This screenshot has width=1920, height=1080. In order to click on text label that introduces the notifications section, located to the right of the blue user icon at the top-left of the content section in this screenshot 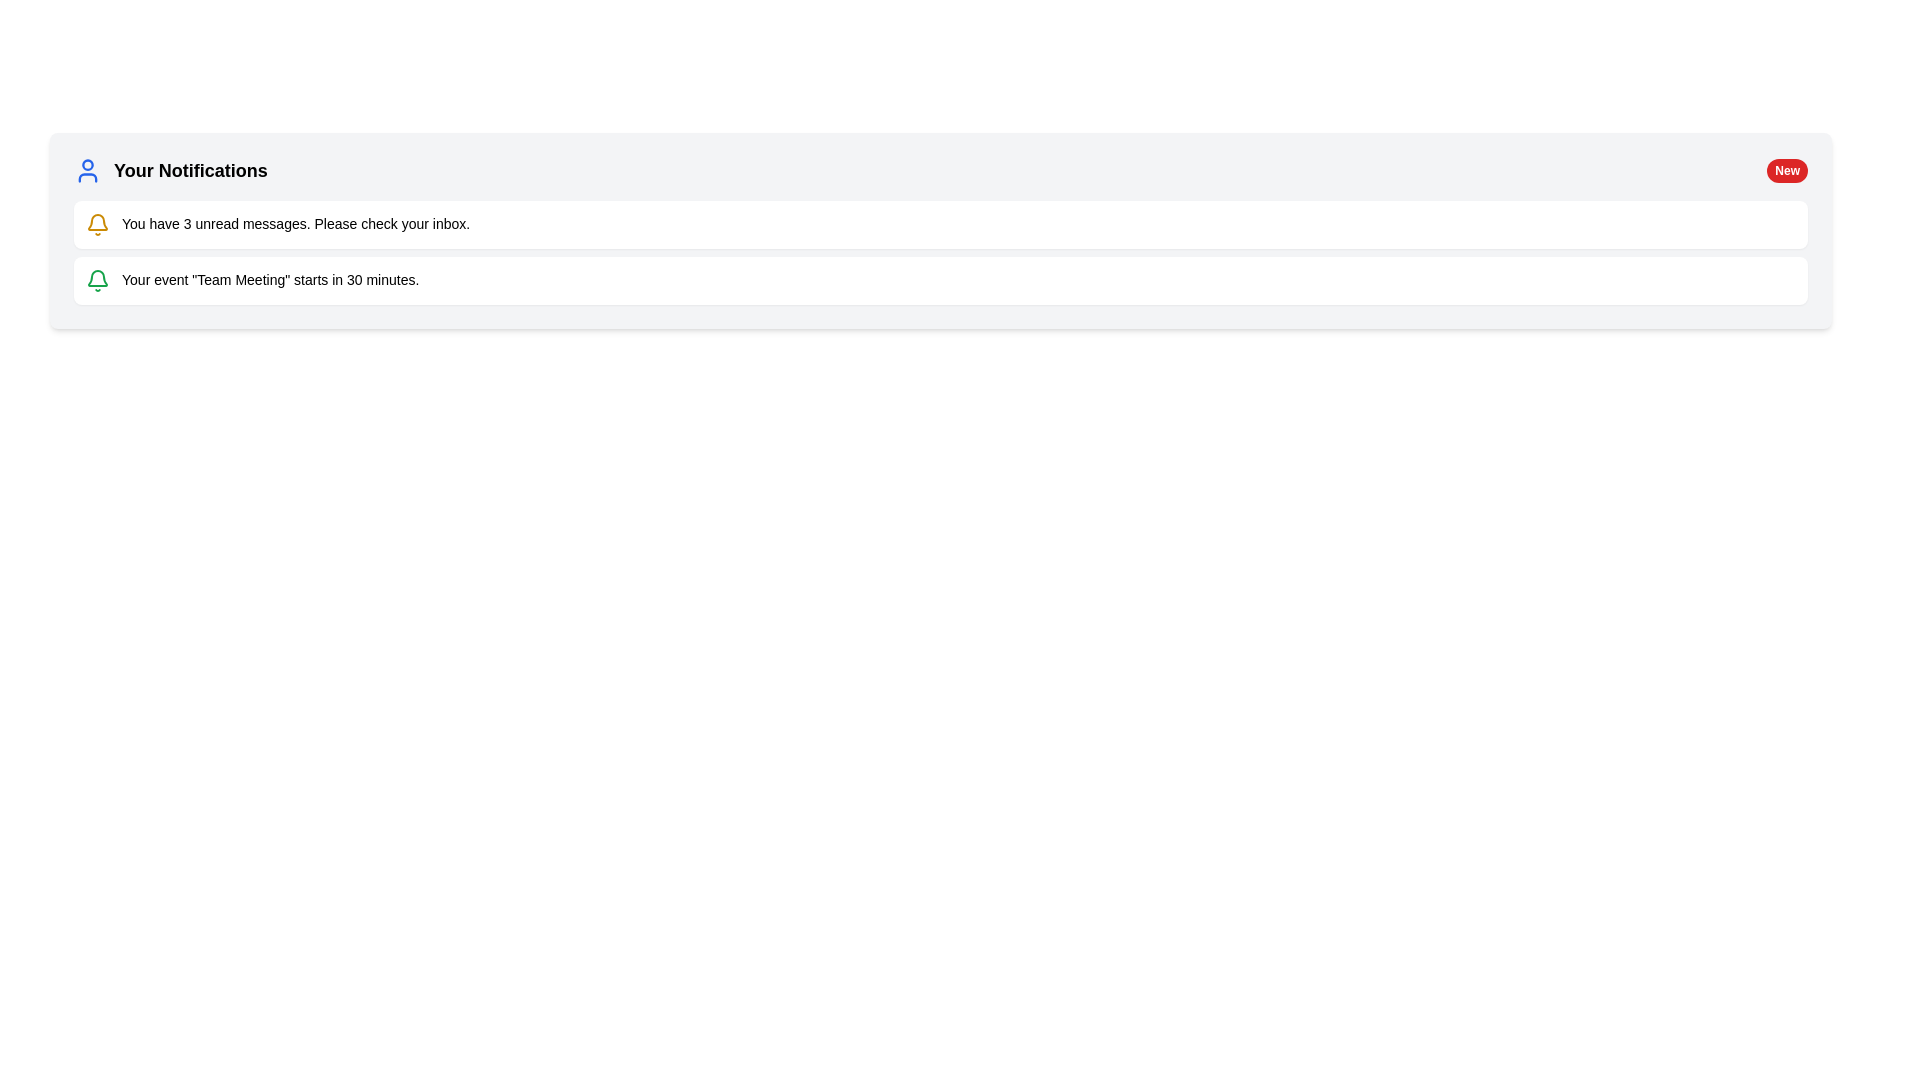, I will do `click(190, 169)`.